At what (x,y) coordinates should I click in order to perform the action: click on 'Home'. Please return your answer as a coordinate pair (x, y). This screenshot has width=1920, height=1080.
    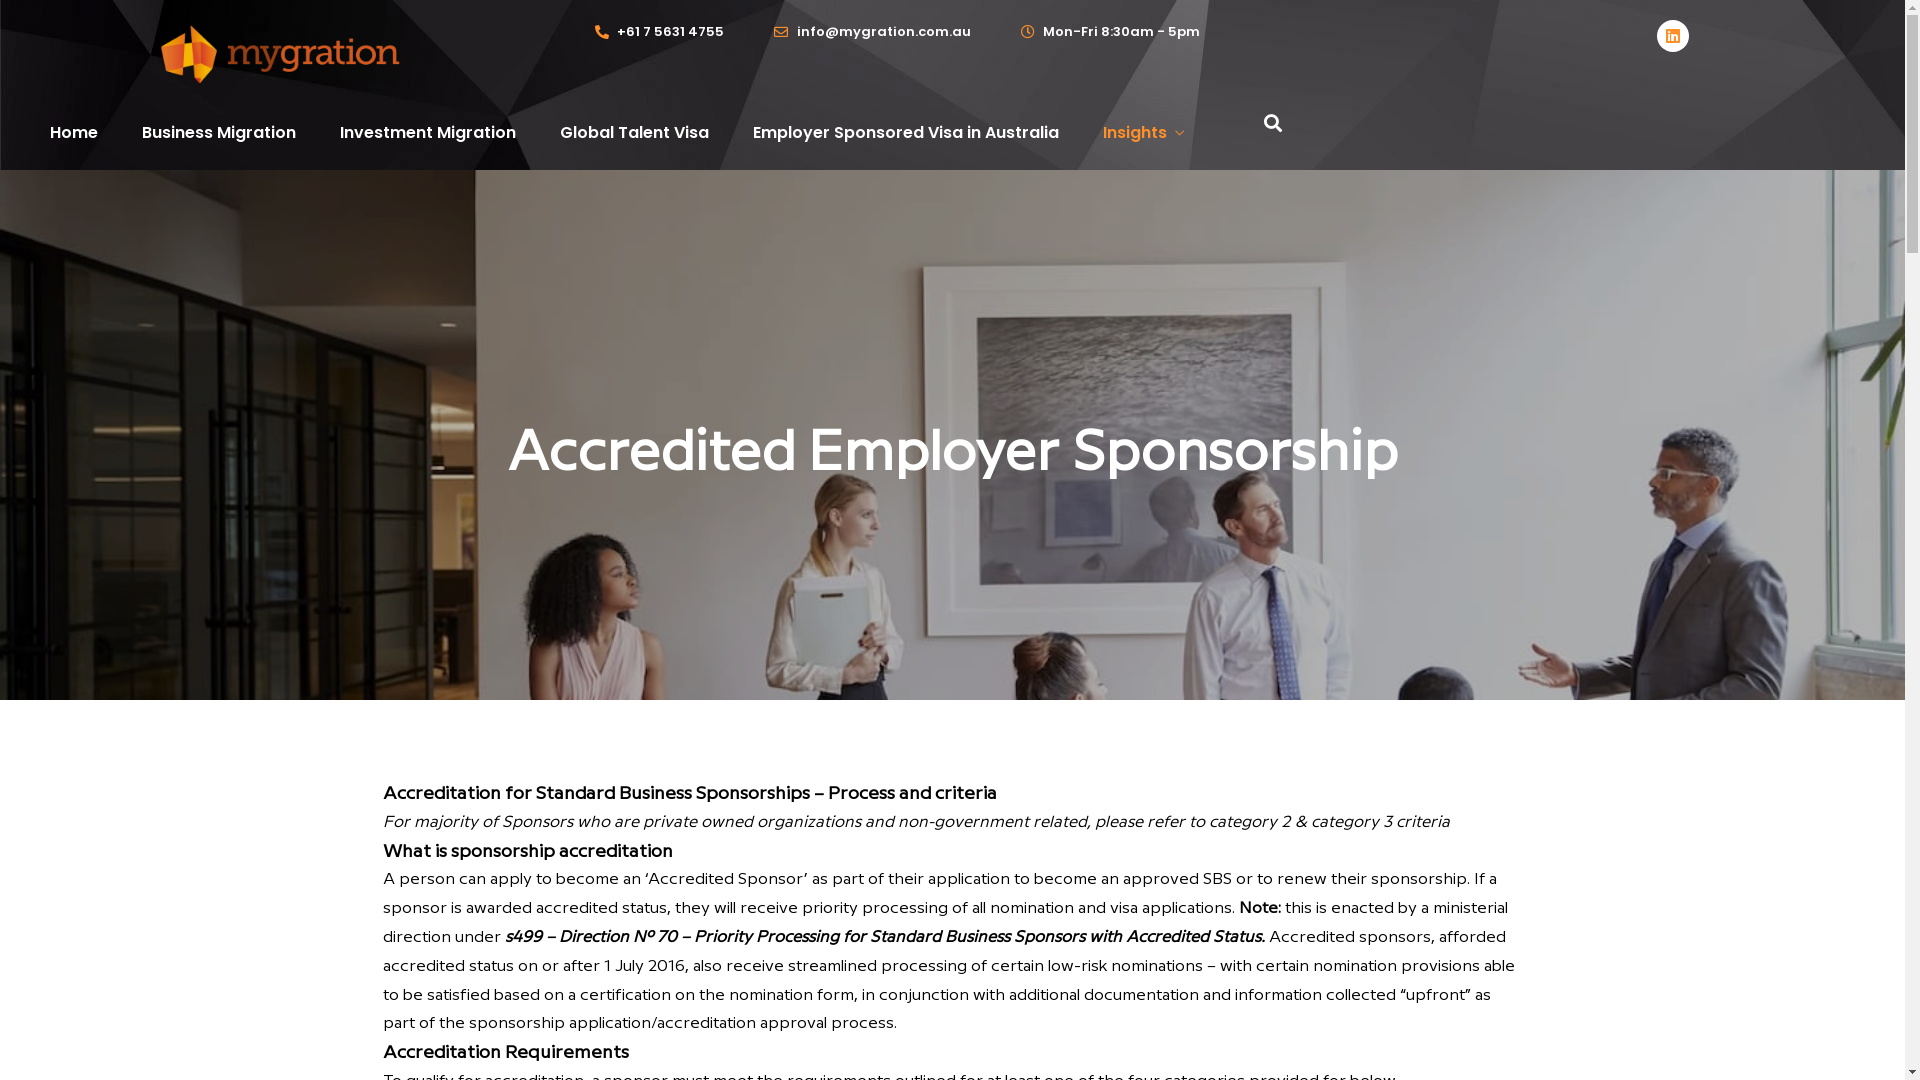
    Looking at the image, I should click on (73, 133).